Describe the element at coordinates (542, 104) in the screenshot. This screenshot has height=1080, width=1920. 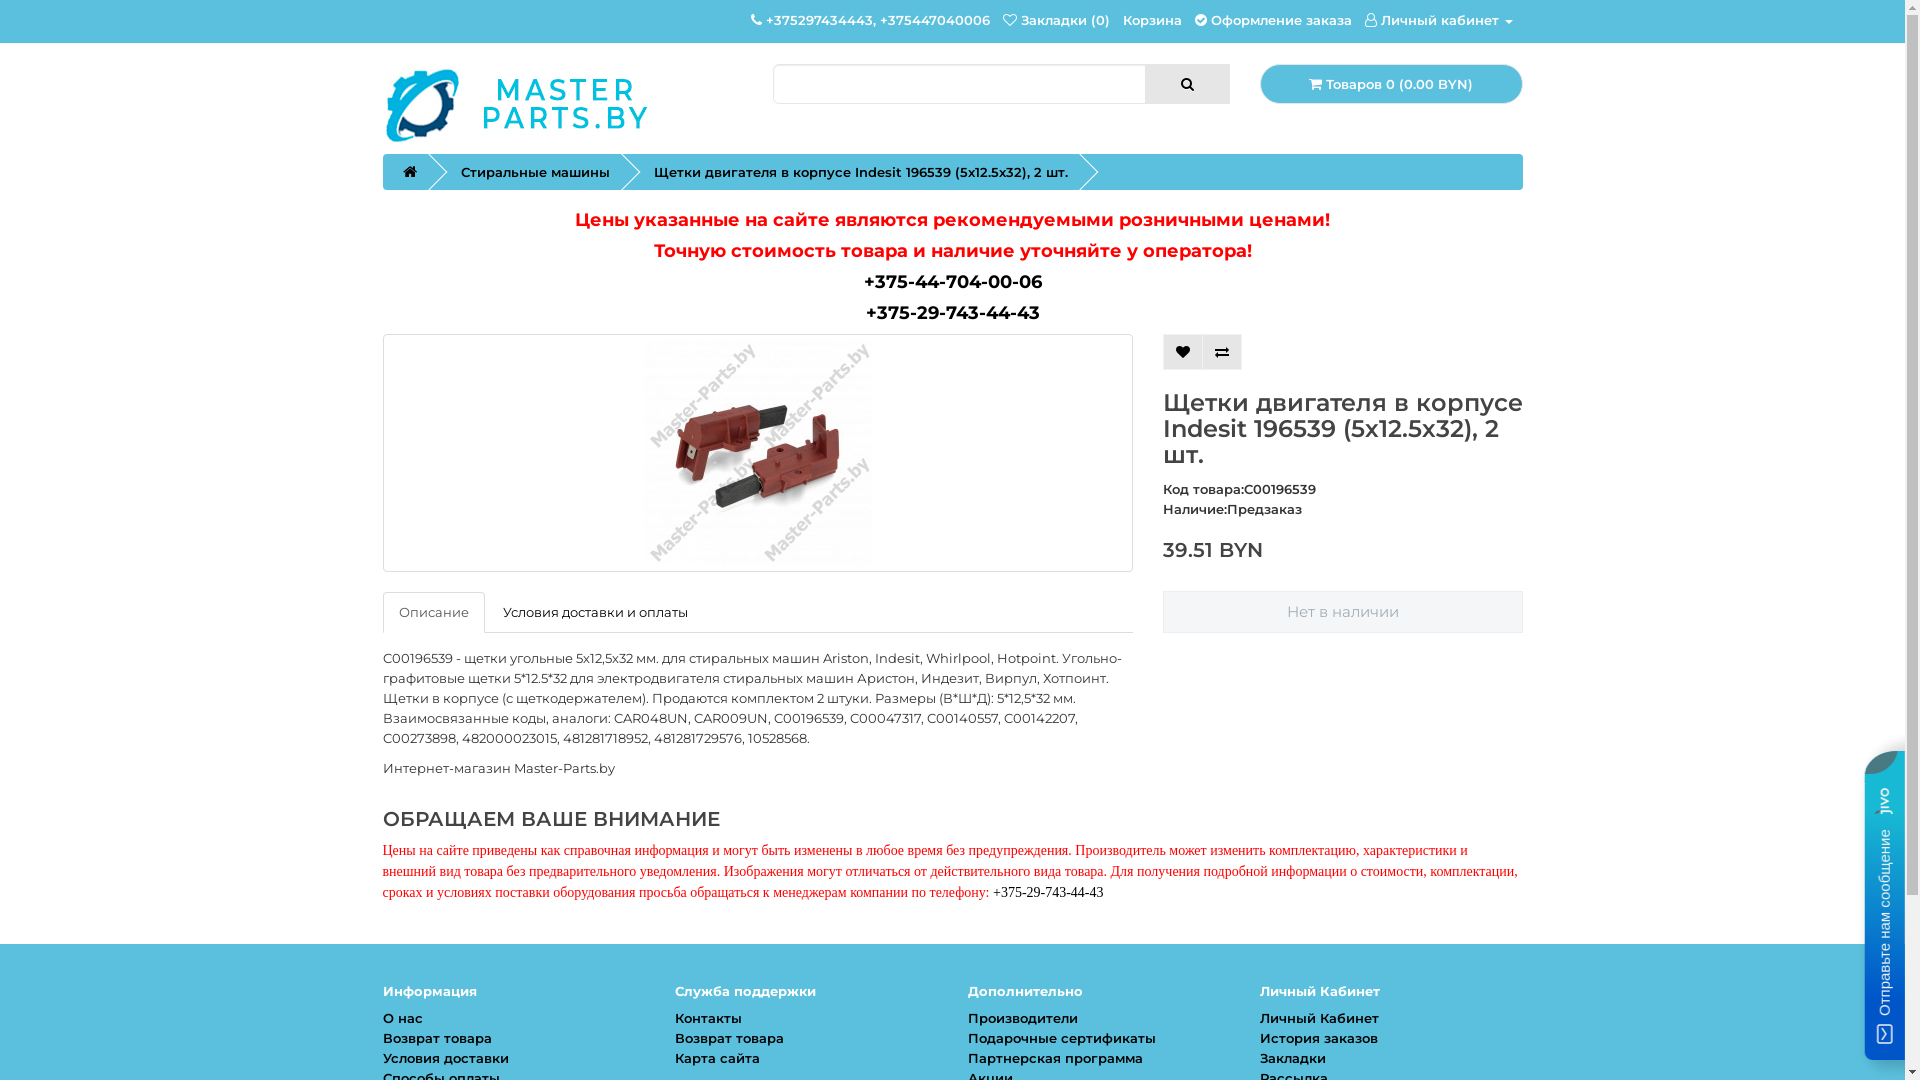
I see `'Master-Parts.by'` at that location.